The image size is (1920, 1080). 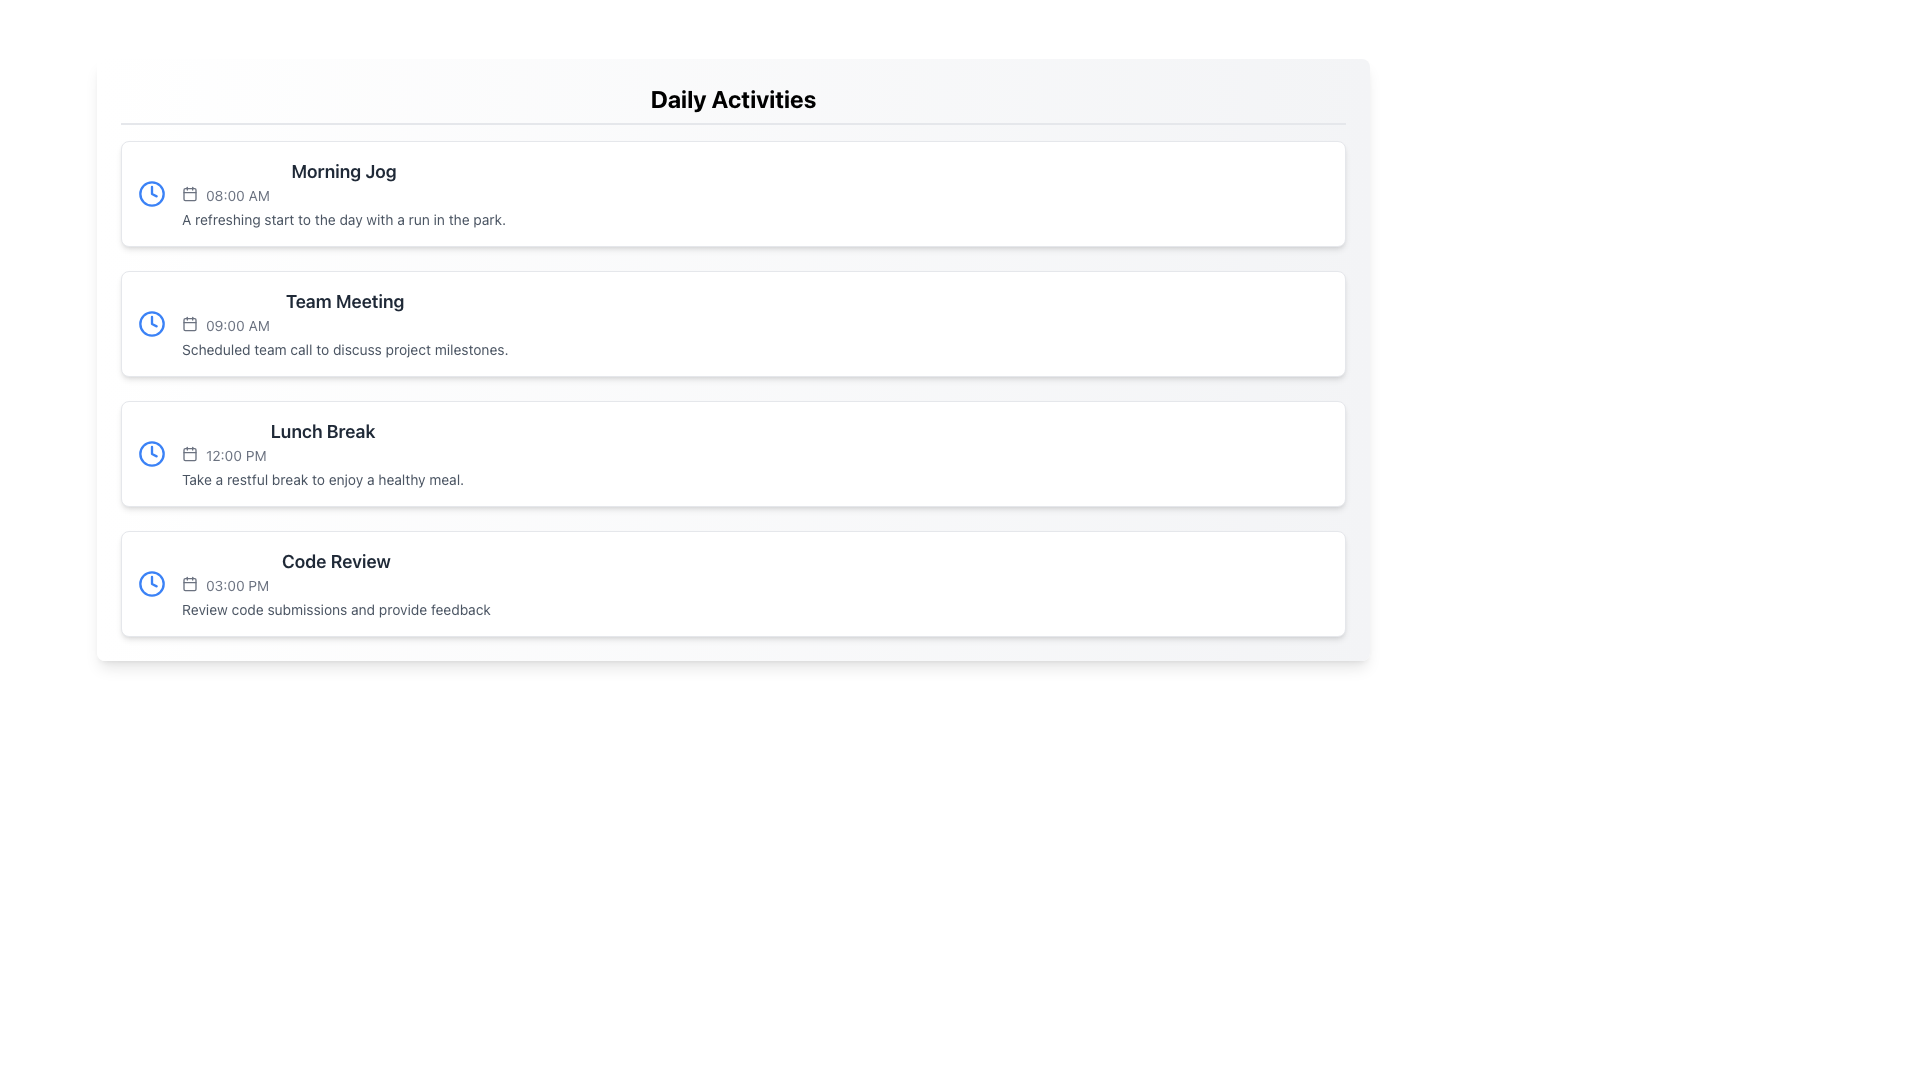 I want to click on text displayed in the 'Team Meeting' heading, which is bold and prominently positioned above the time and description in the activity section, so click(x=345, y=301).